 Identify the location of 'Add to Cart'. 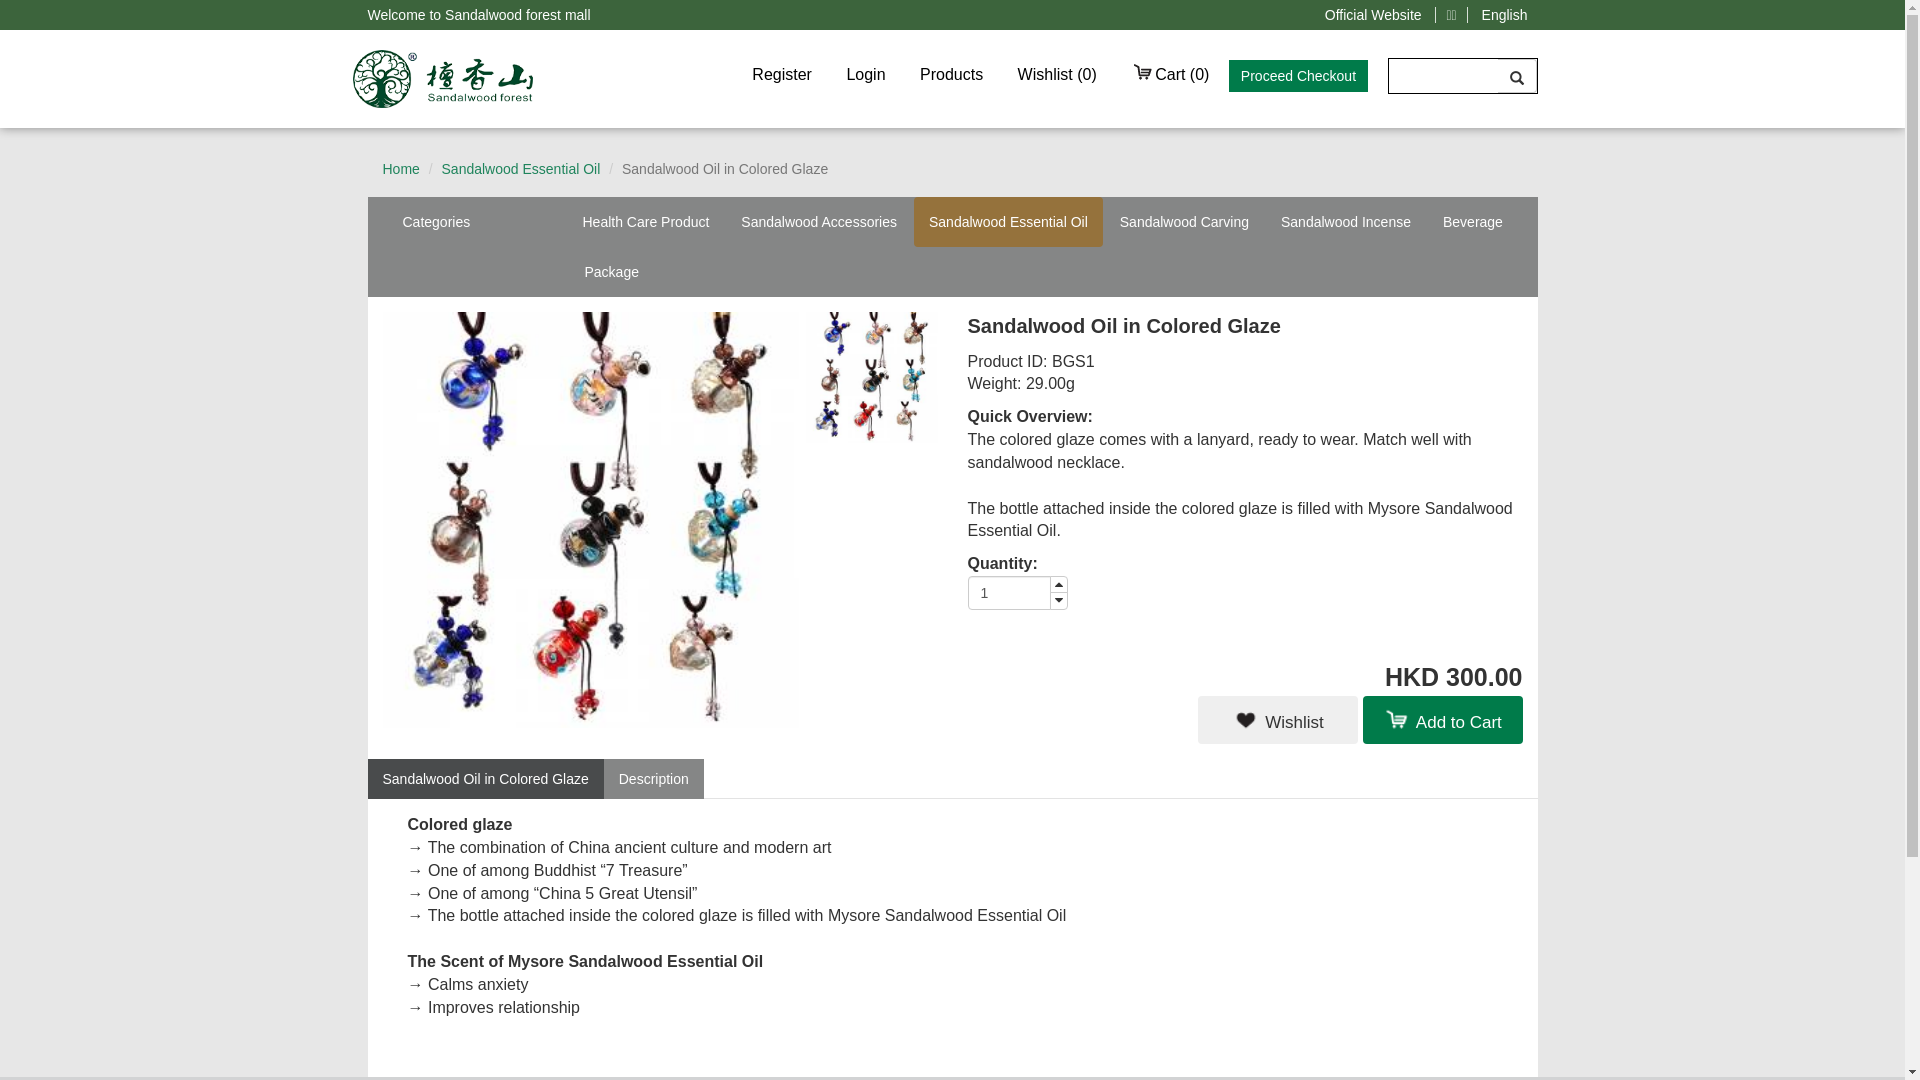
(1441, 720).